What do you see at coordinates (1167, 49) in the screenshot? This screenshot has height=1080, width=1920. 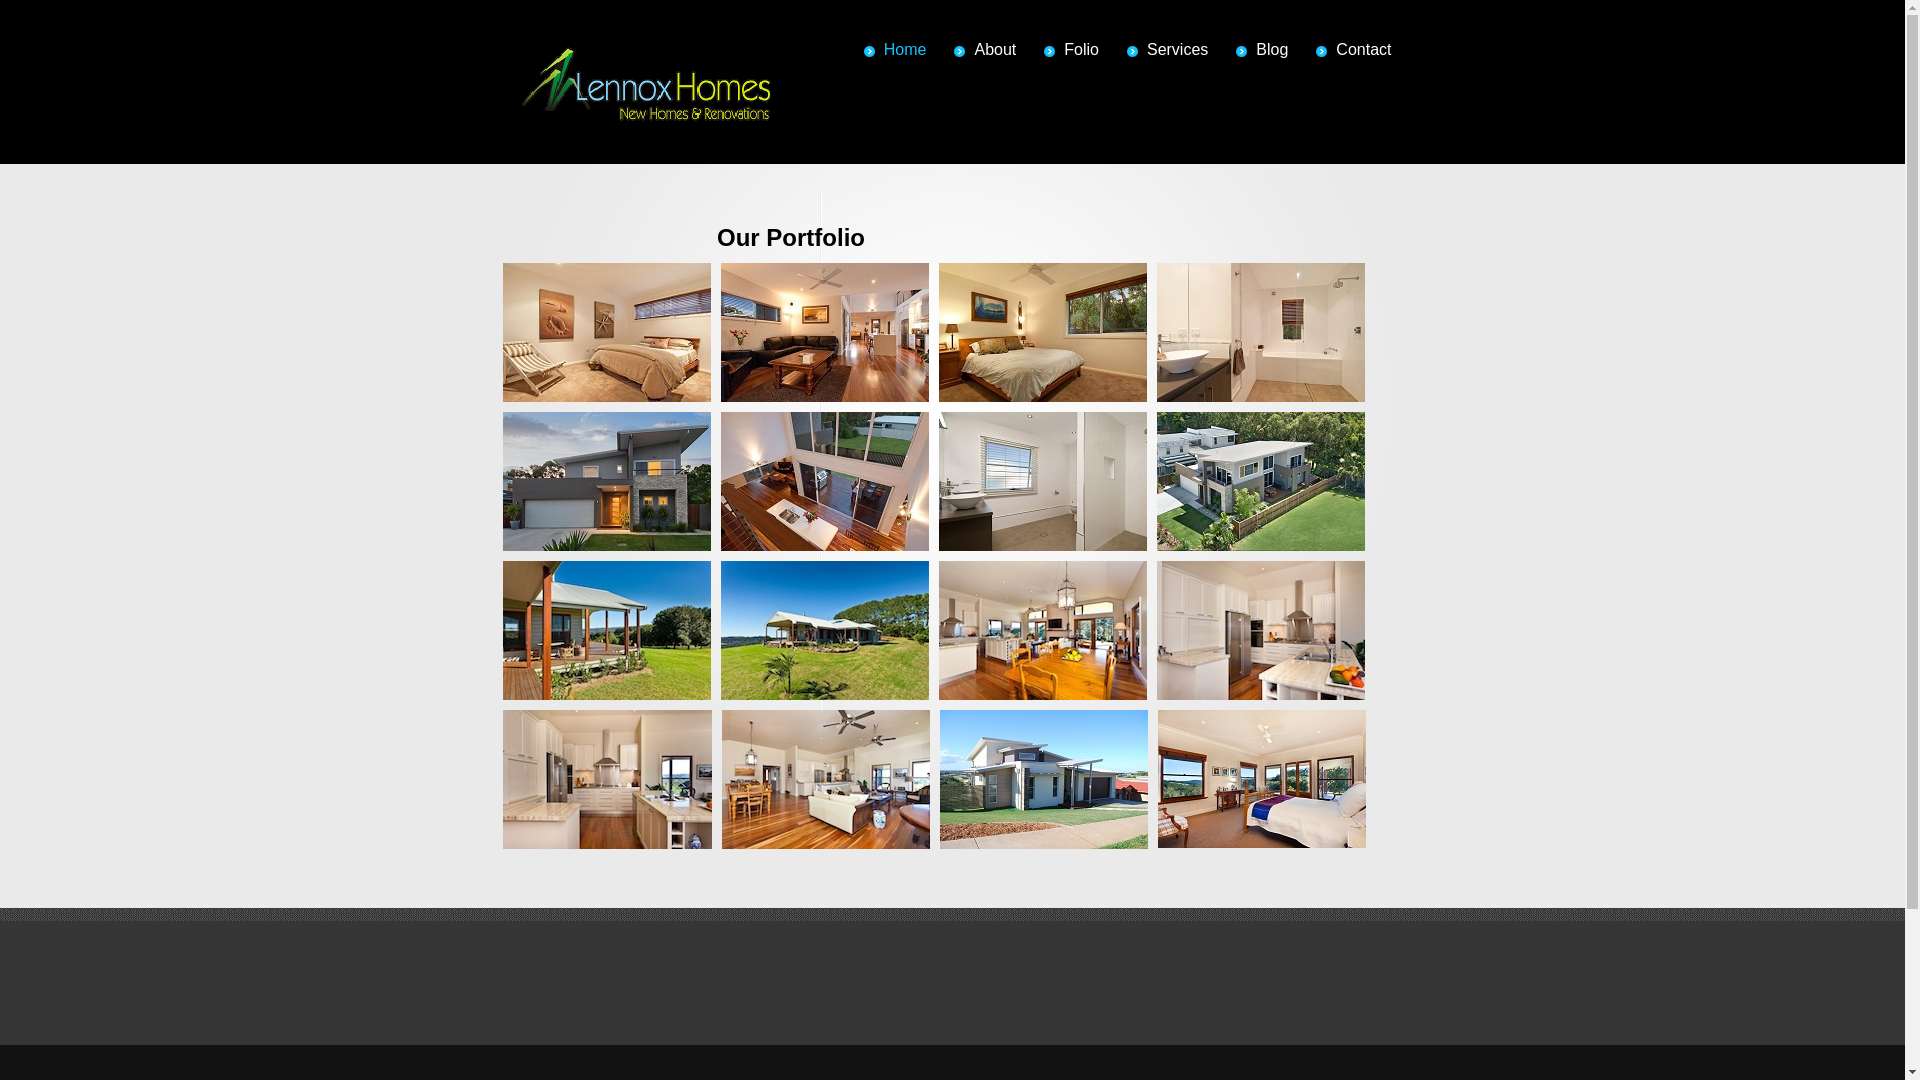 I see `'Services'` at bounding box center [1167, 49].